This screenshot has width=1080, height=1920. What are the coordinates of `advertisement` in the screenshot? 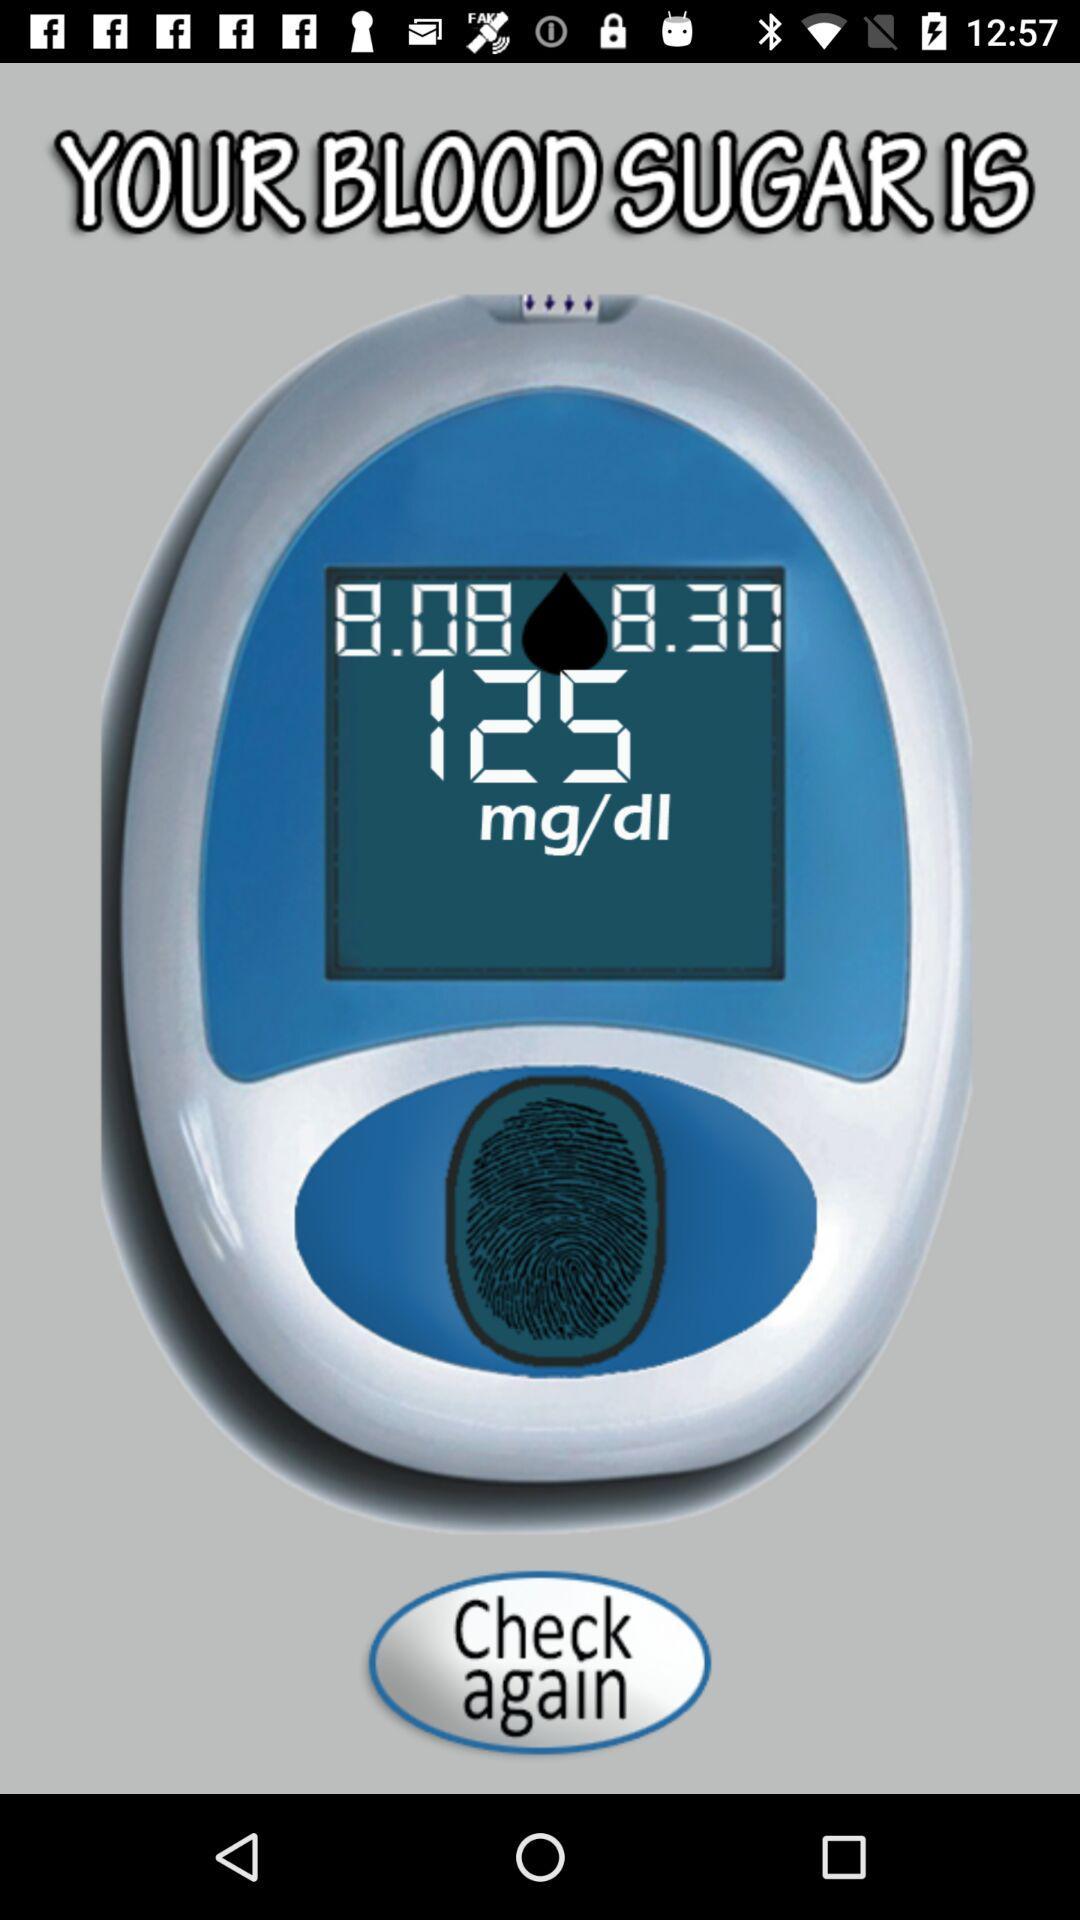 It's located at (540, 1662).